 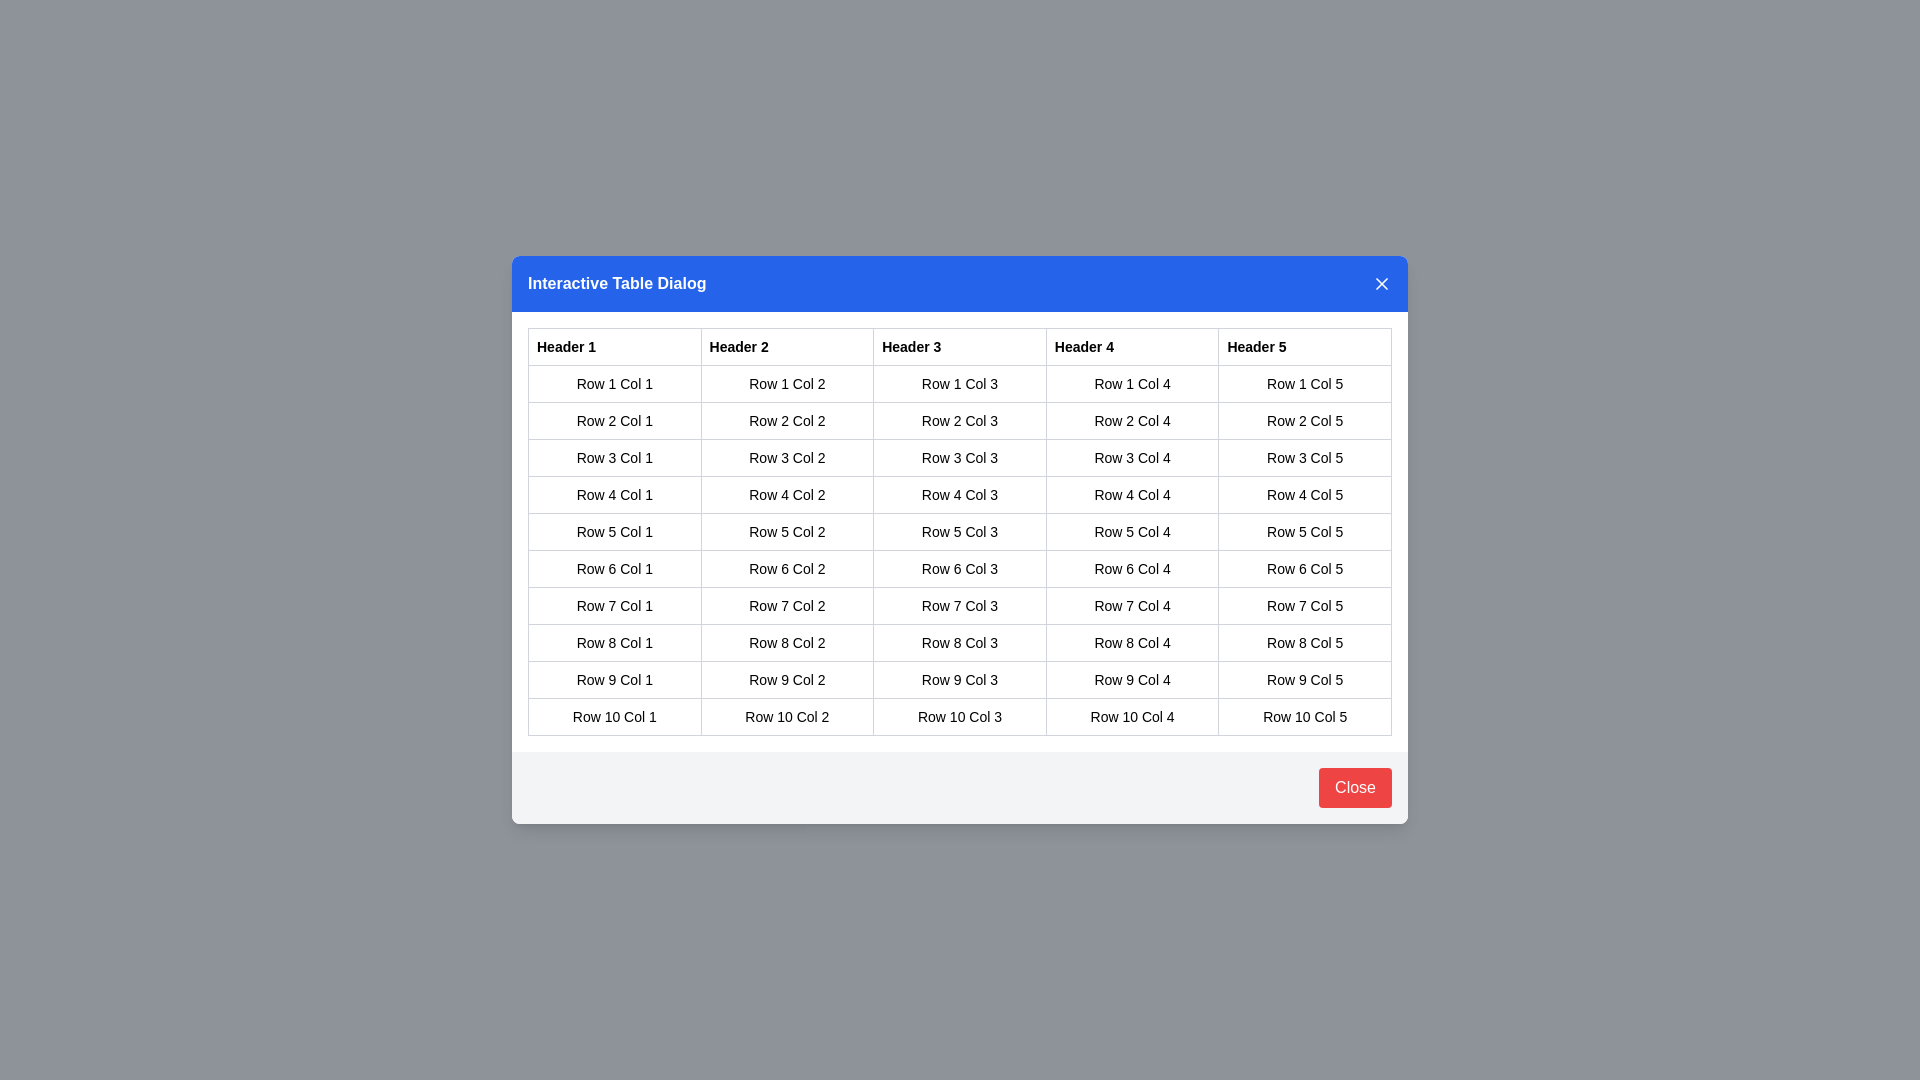 What do you see at coordinates (1355, 786) in the screenshot?
I see `close button in the footer of the dialog` at bounding box center [1355, 786].